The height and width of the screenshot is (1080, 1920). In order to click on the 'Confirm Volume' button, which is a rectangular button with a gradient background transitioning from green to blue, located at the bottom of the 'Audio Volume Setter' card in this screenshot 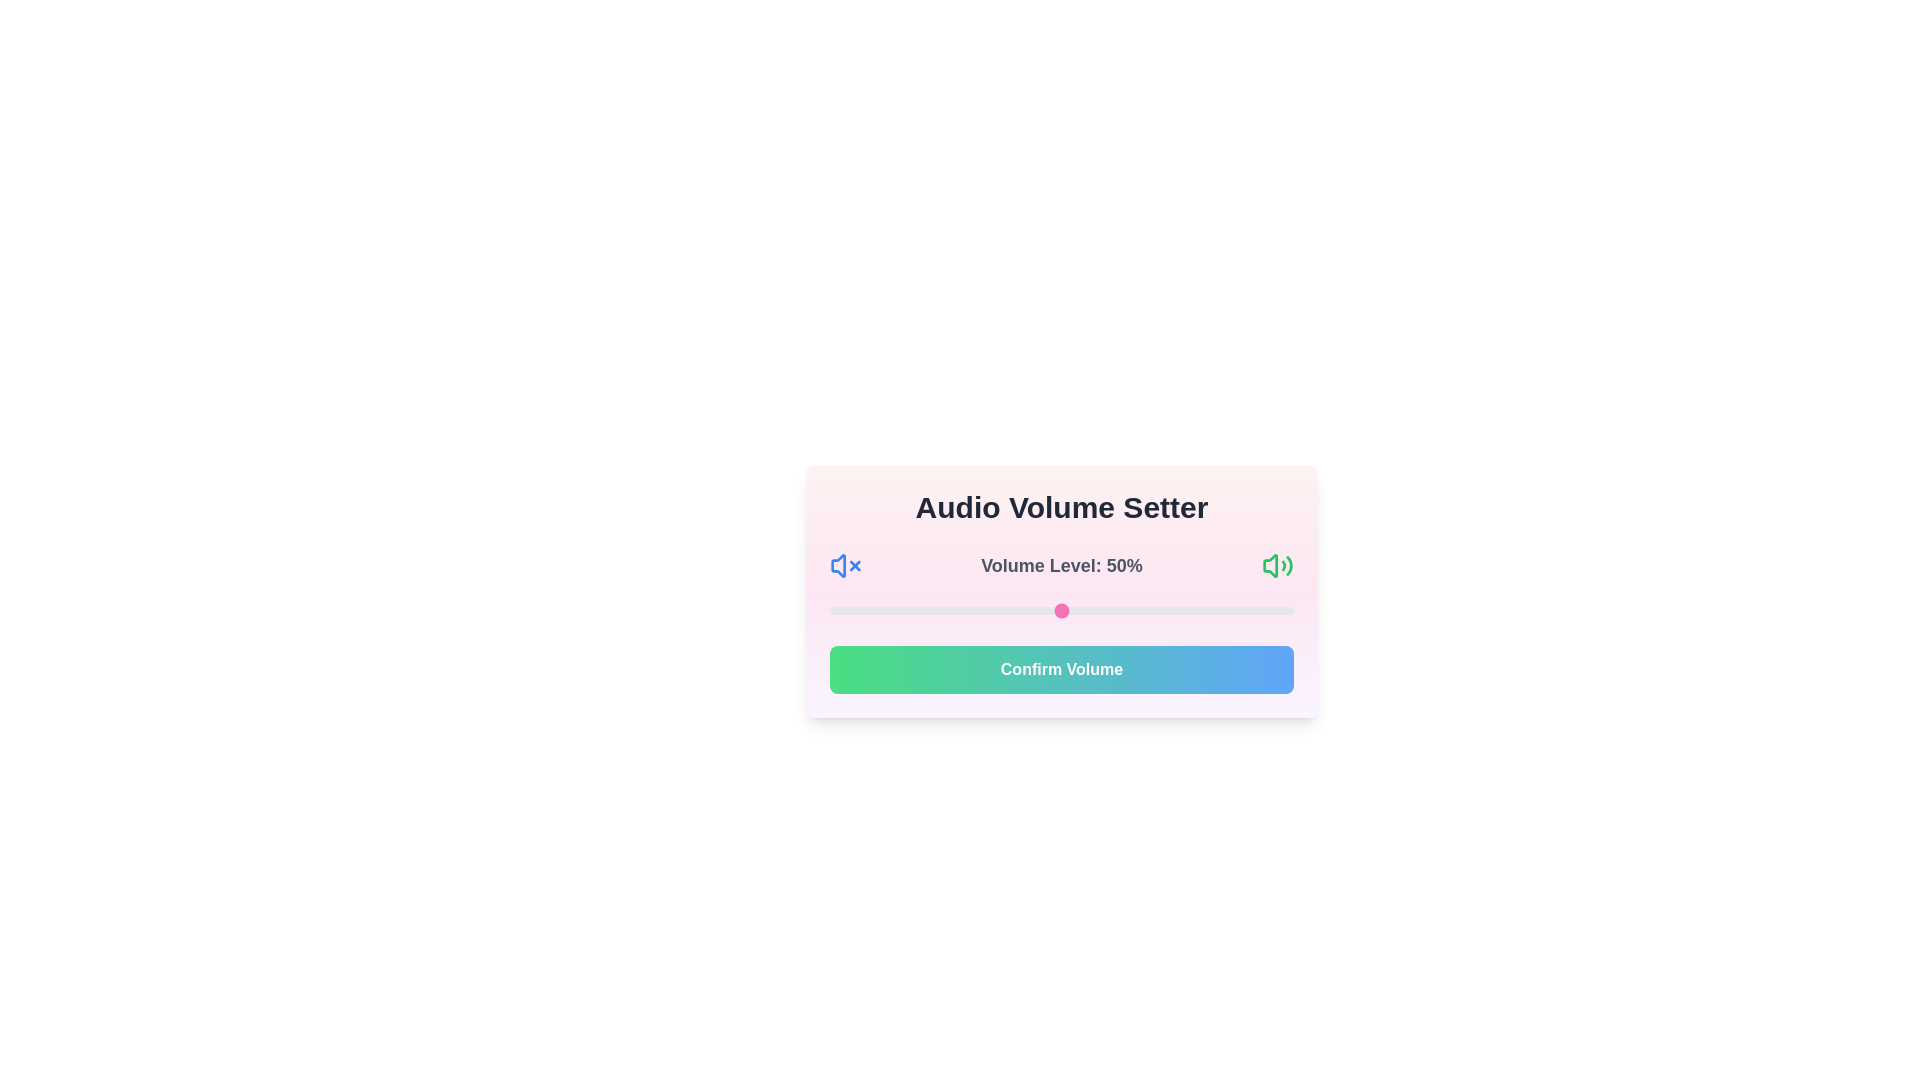, I will do `click(1060, 670)`.